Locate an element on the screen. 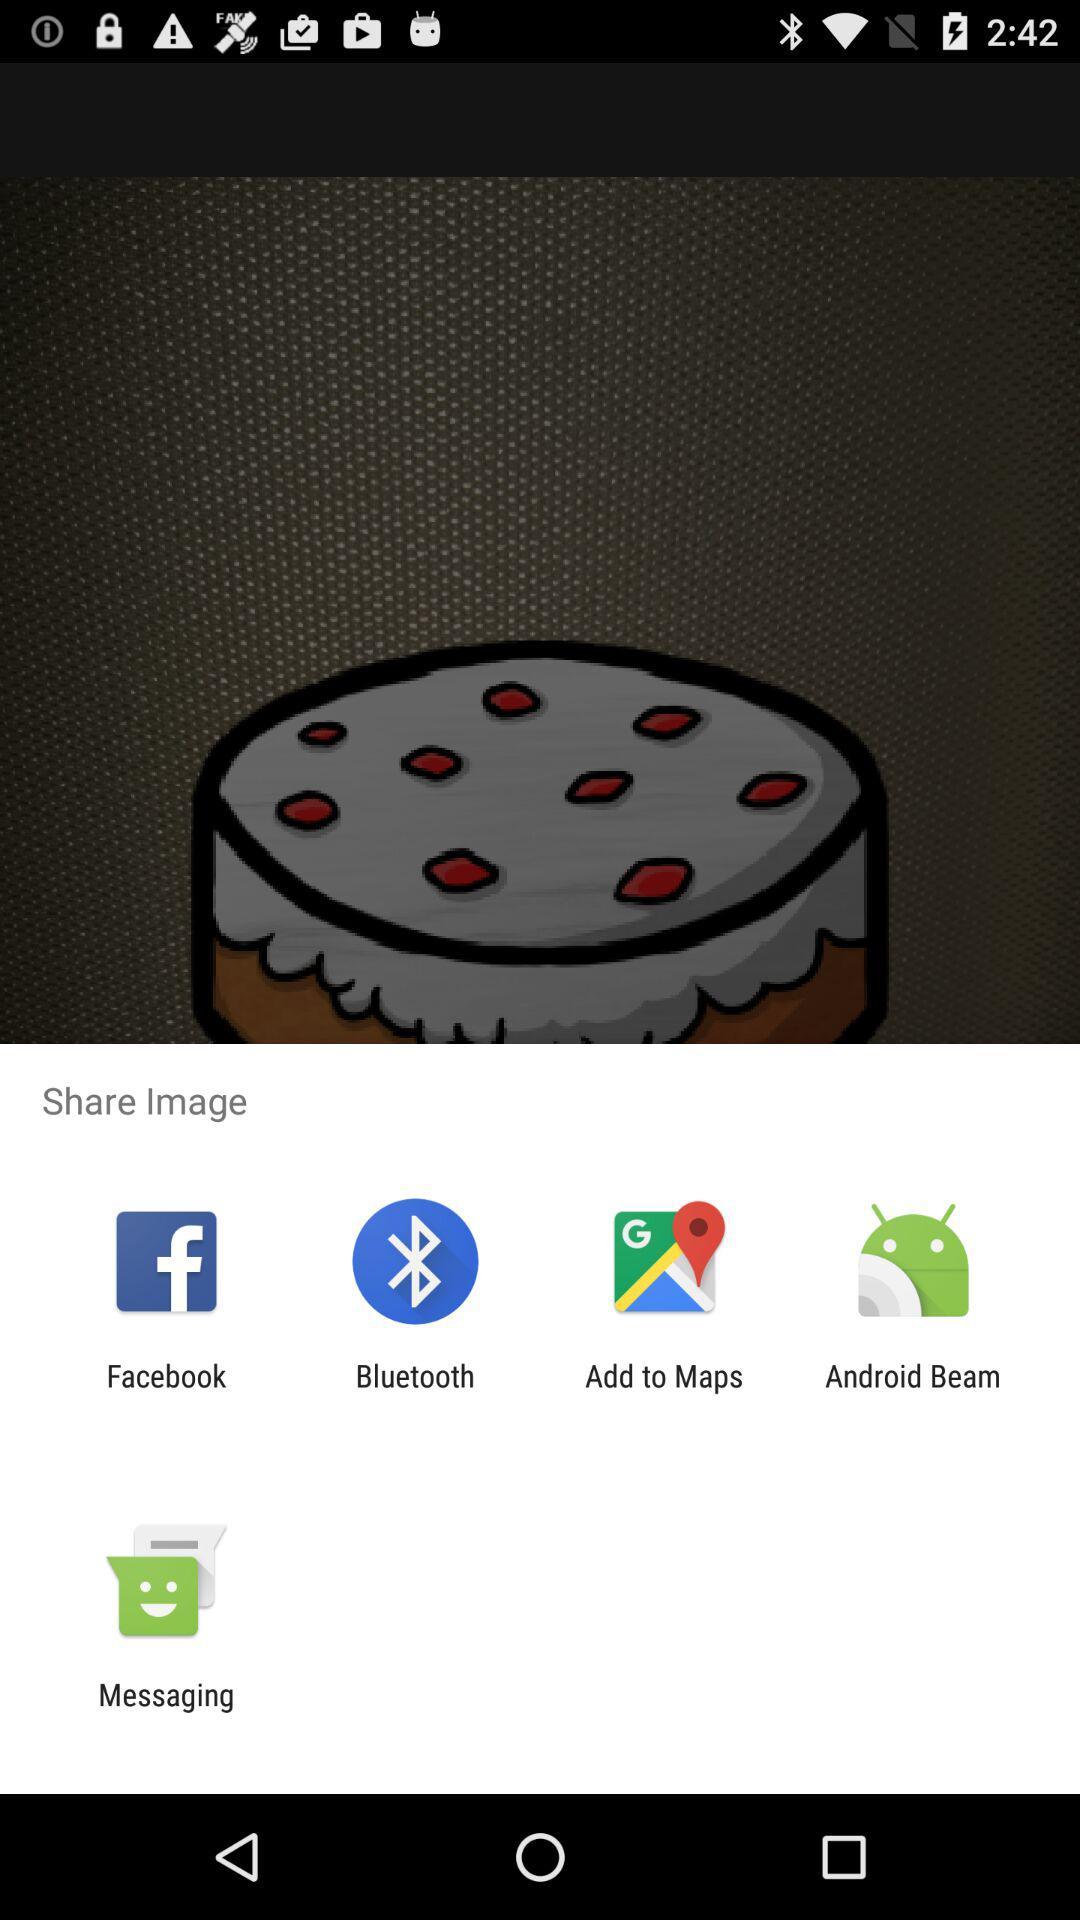 The width and height of the screenshot is (1080, 1920). the messaging icon is located at coordinates (165, 1711).